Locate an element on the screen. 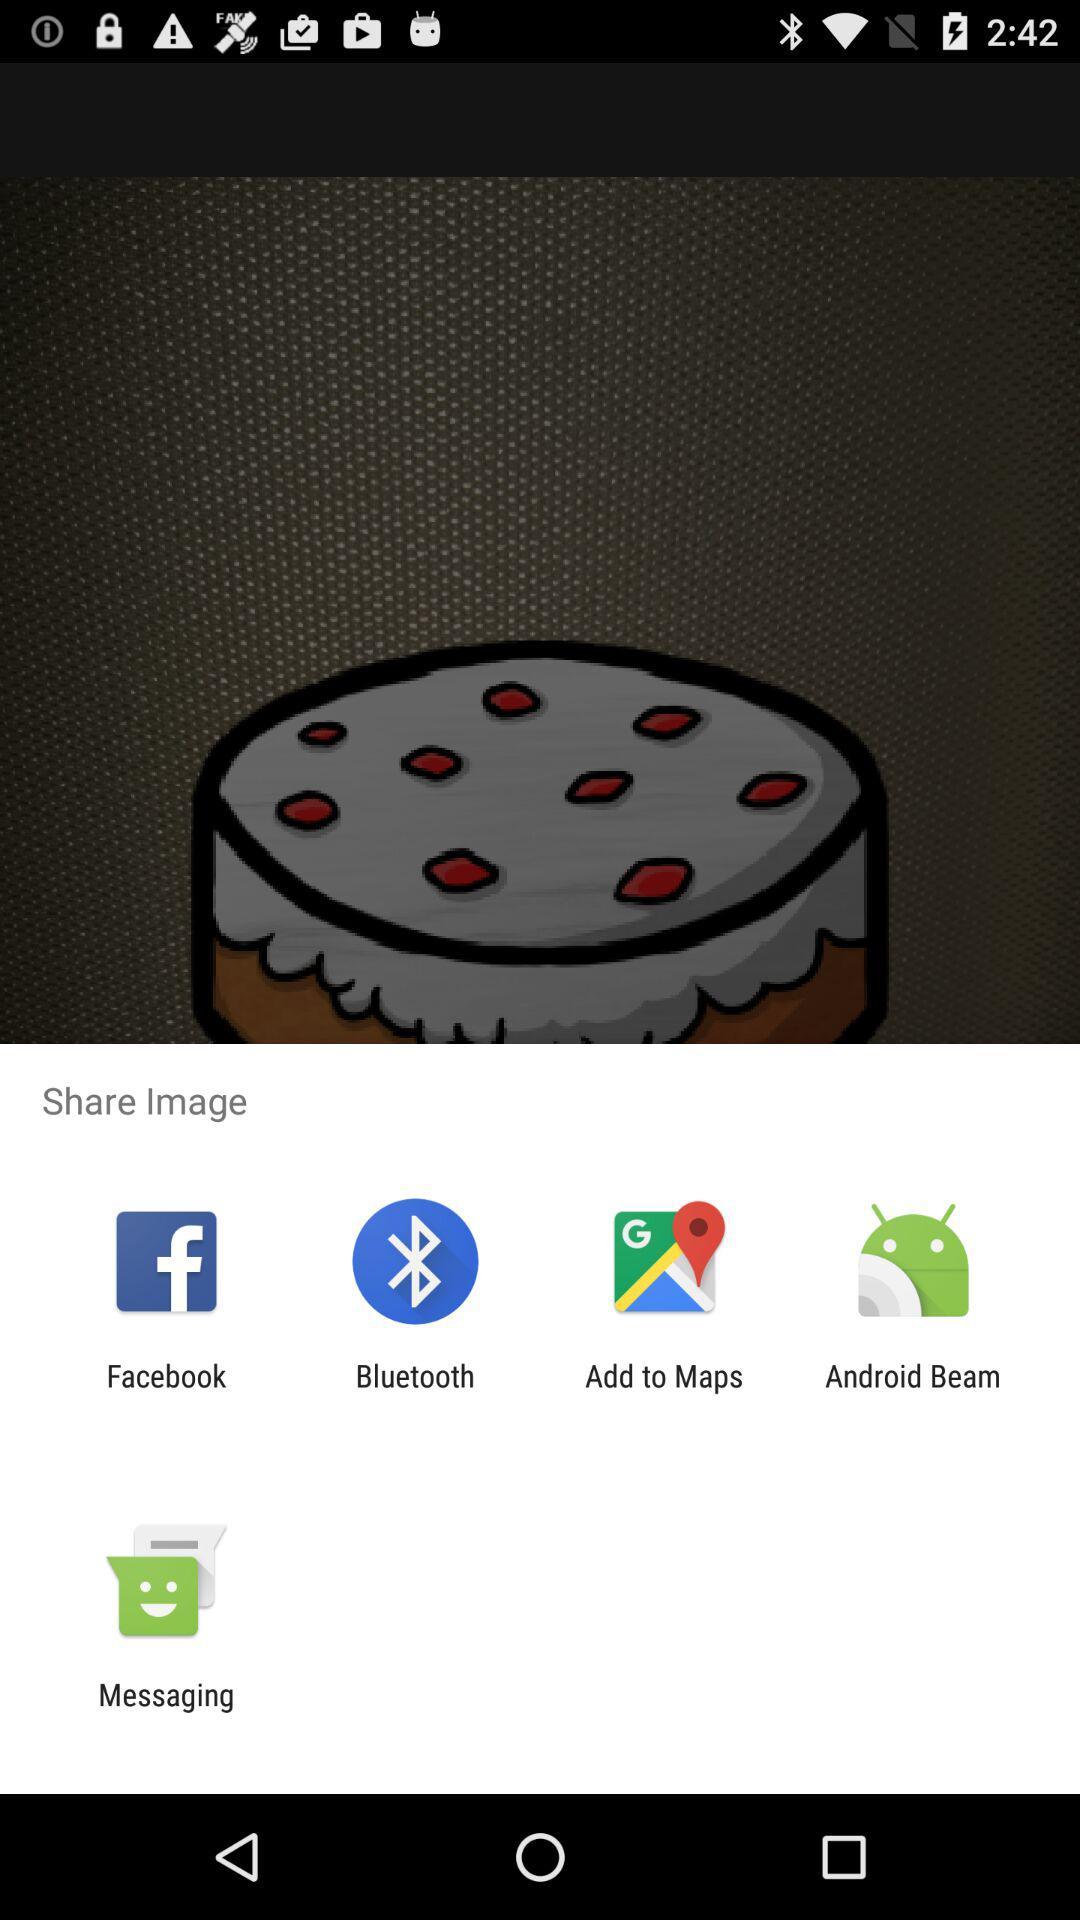 The width and height of the screenshot is (1080, 1920). the messaging icon is located at coordinates (165, 1711).